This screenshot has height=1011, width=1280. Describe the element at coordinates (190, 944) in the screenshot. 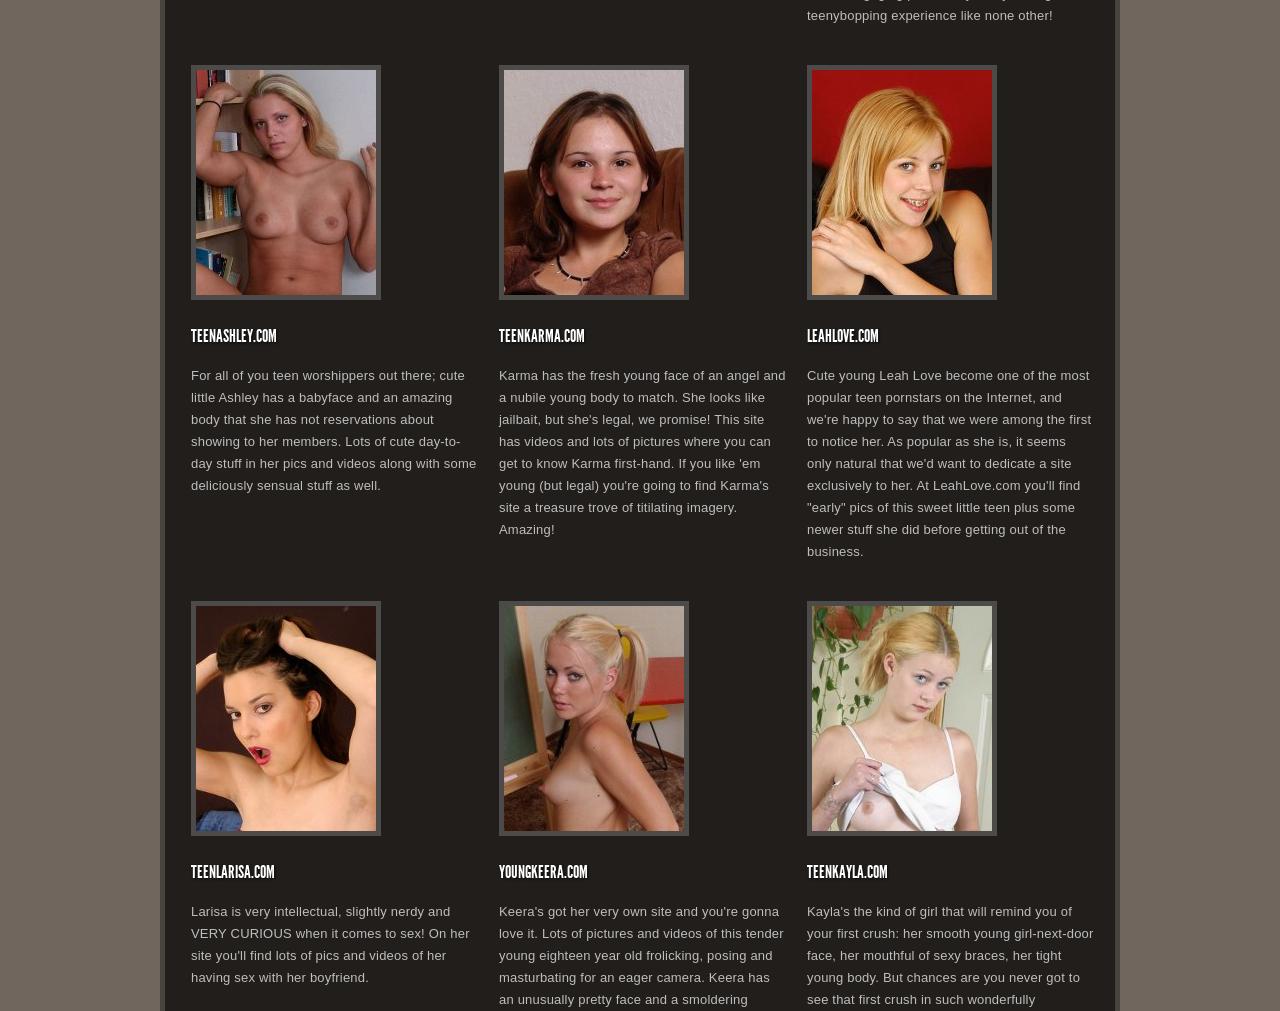

I see `'Larisa is very intellectual, slightly nerdy and VERY CURIOUS when it comes to sex! On her site you'll find lots of pics and videos of her having sex with her boyfriend.'` at that location.